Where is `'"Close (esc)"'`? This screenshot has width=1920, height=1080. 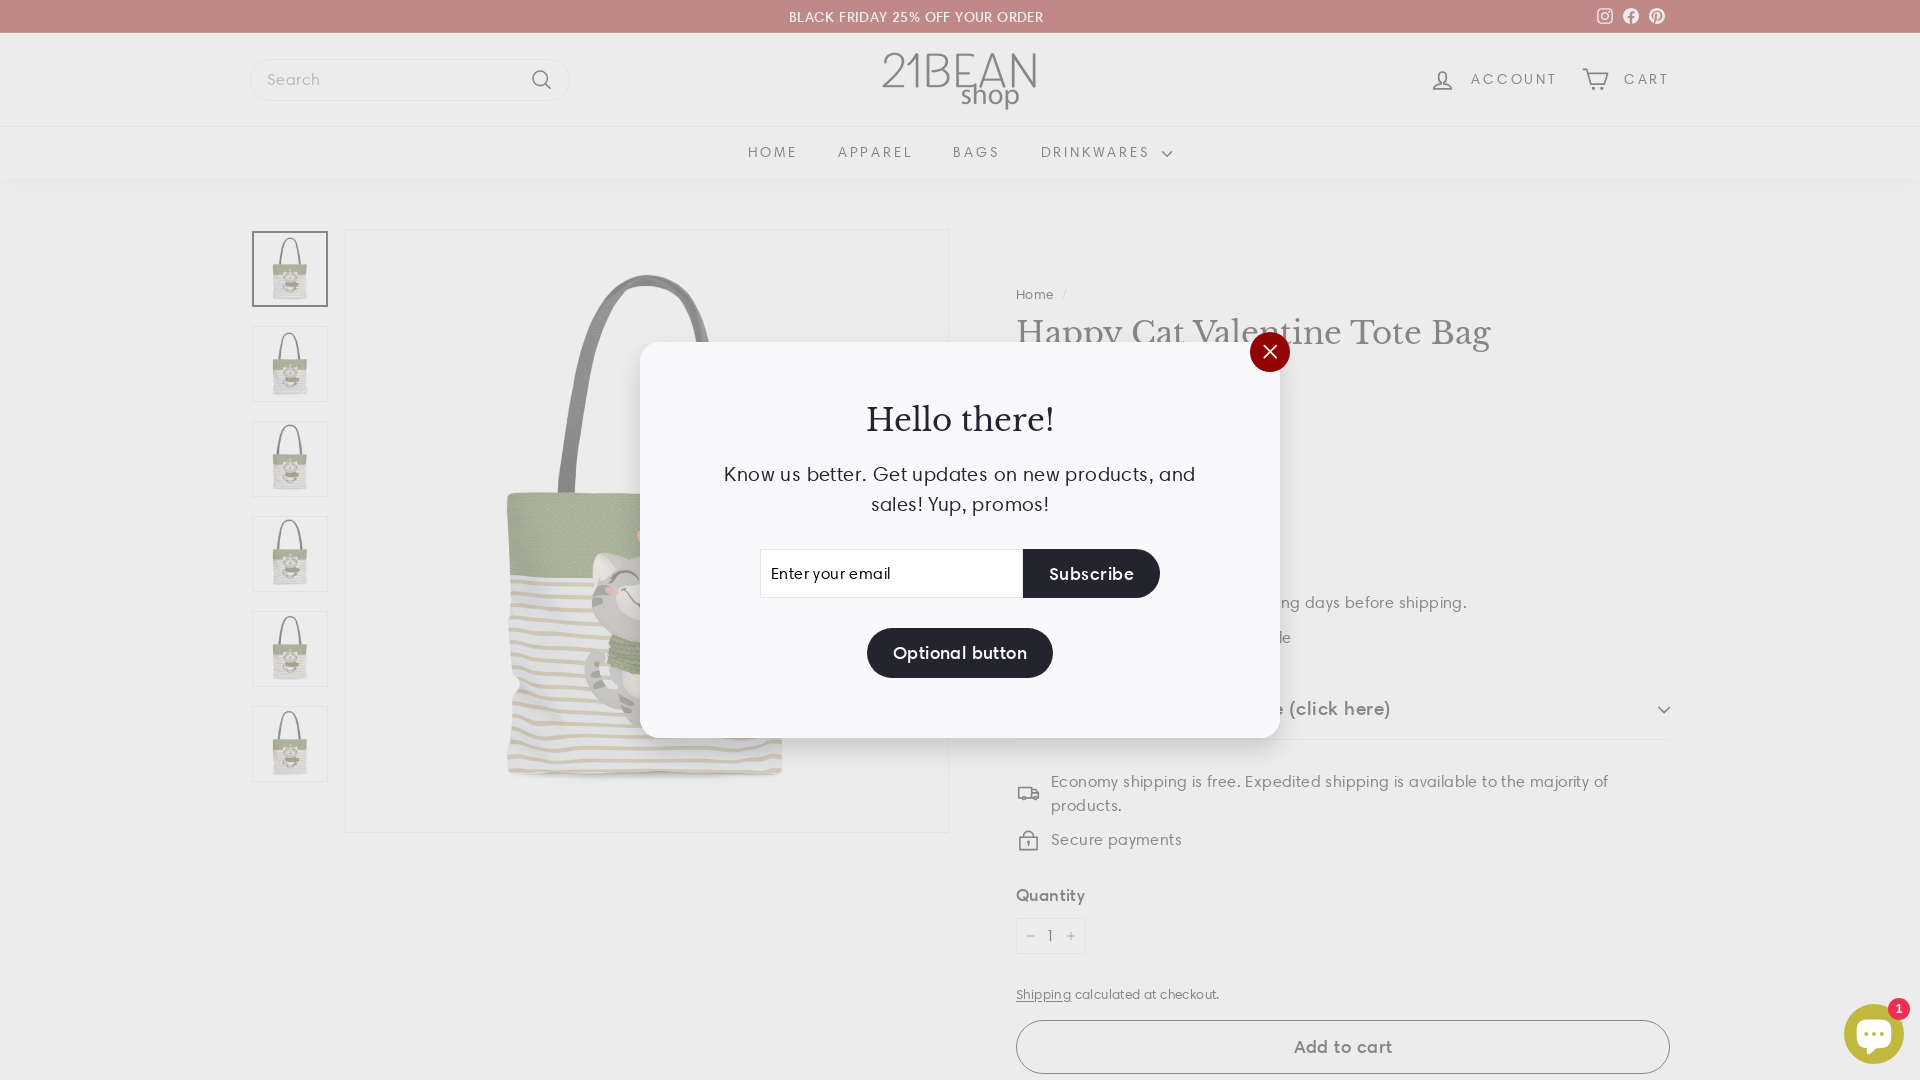
'"Close (esc)"' is located at coordinates (1269, 350).